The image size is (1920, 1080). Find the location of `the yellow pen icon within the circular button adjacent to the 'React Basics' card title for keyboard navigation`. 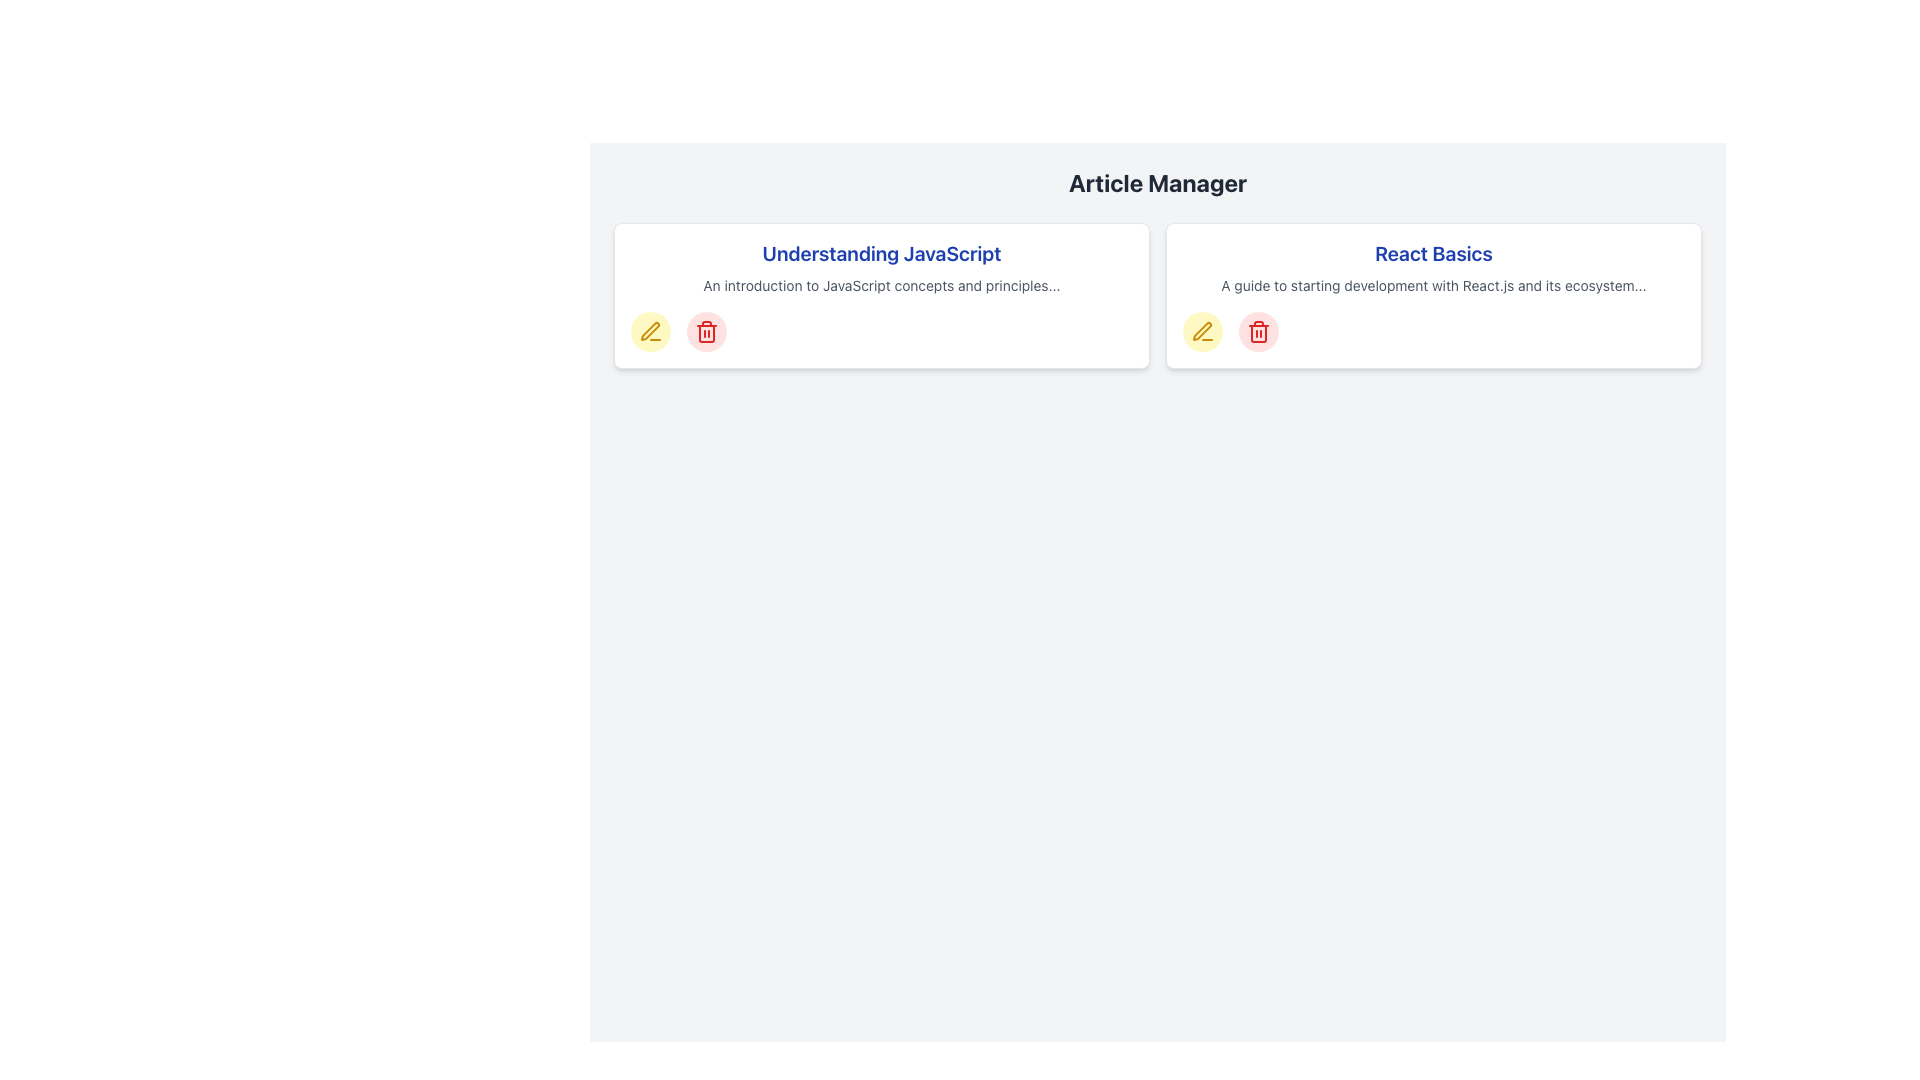

the yellow pen icon within the circular button adjacent to the 'React Basics' card title for keyboard navigation is located at coordinates (1202, 330).